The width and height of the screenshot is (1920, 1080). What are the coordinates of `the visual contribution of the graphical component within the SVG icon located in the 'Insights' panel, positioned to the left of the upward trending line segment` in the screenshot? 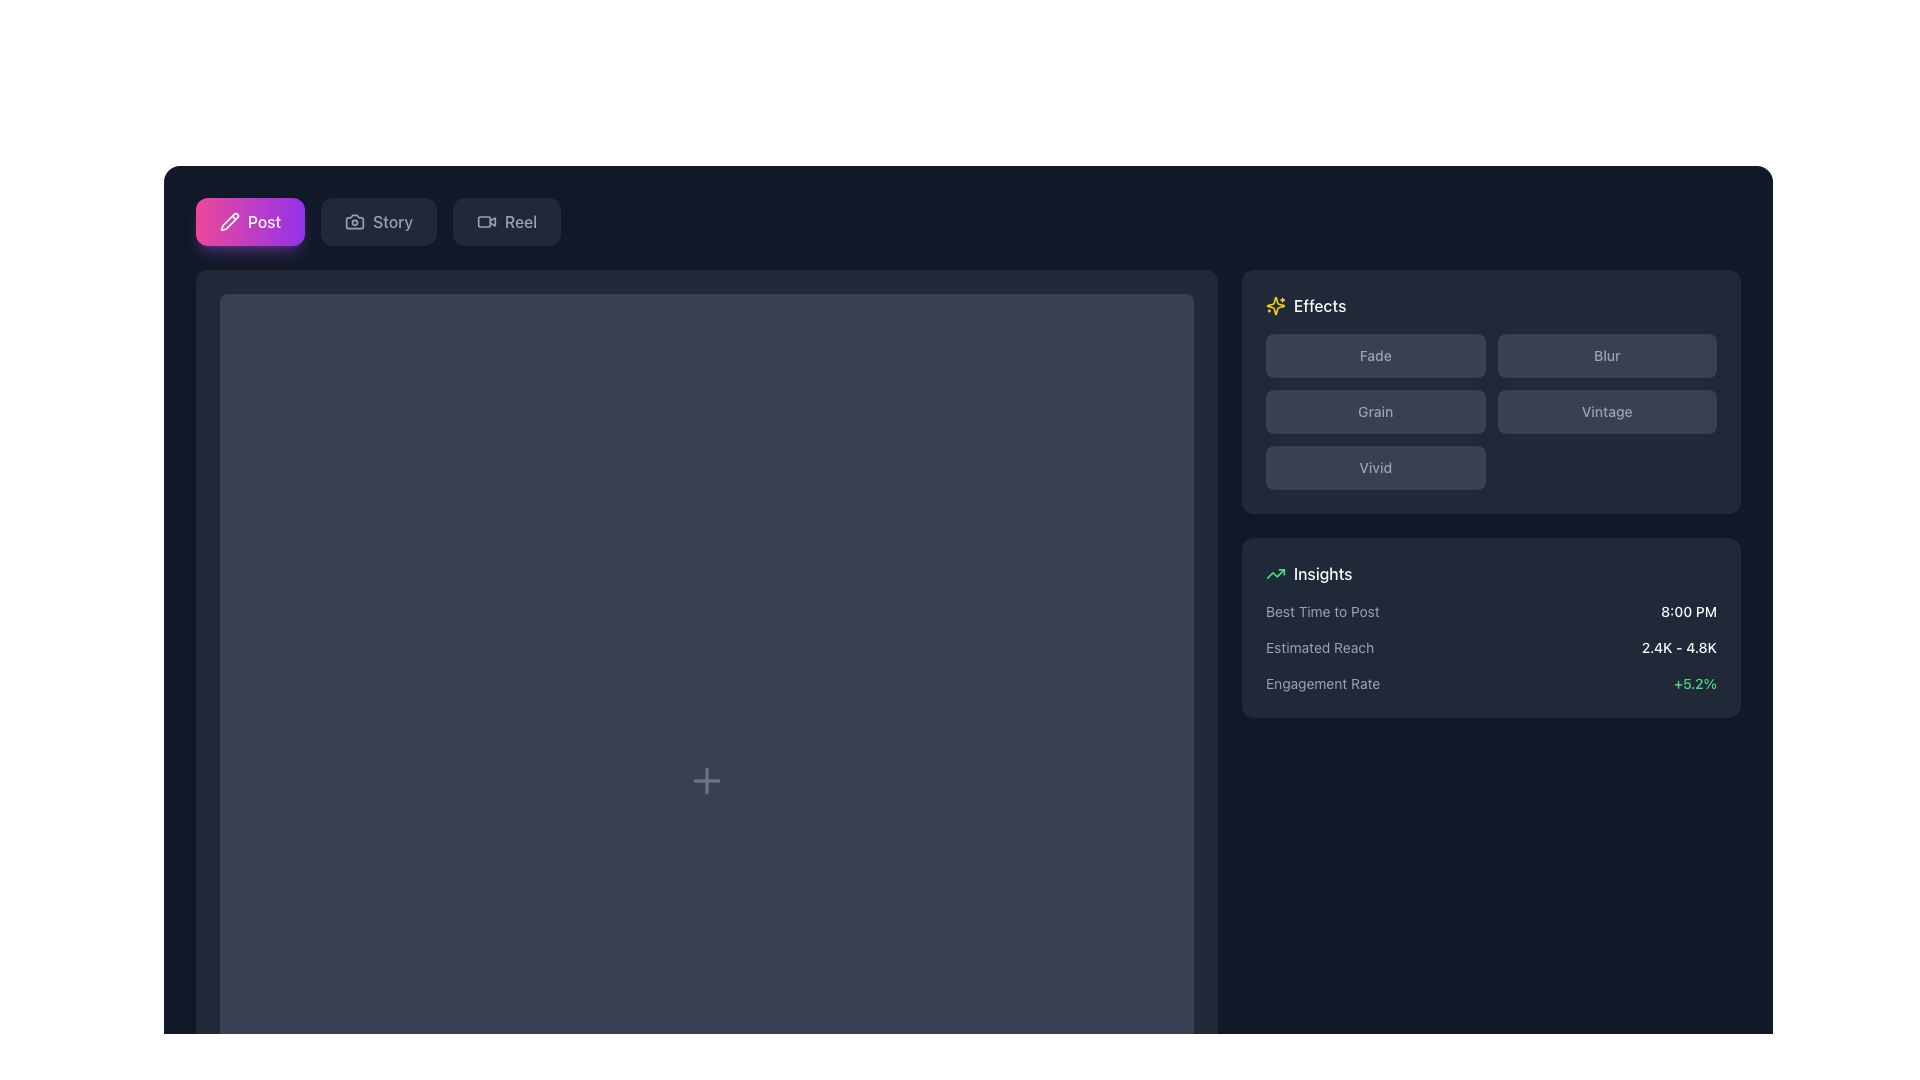 It's located at (1275, 574).